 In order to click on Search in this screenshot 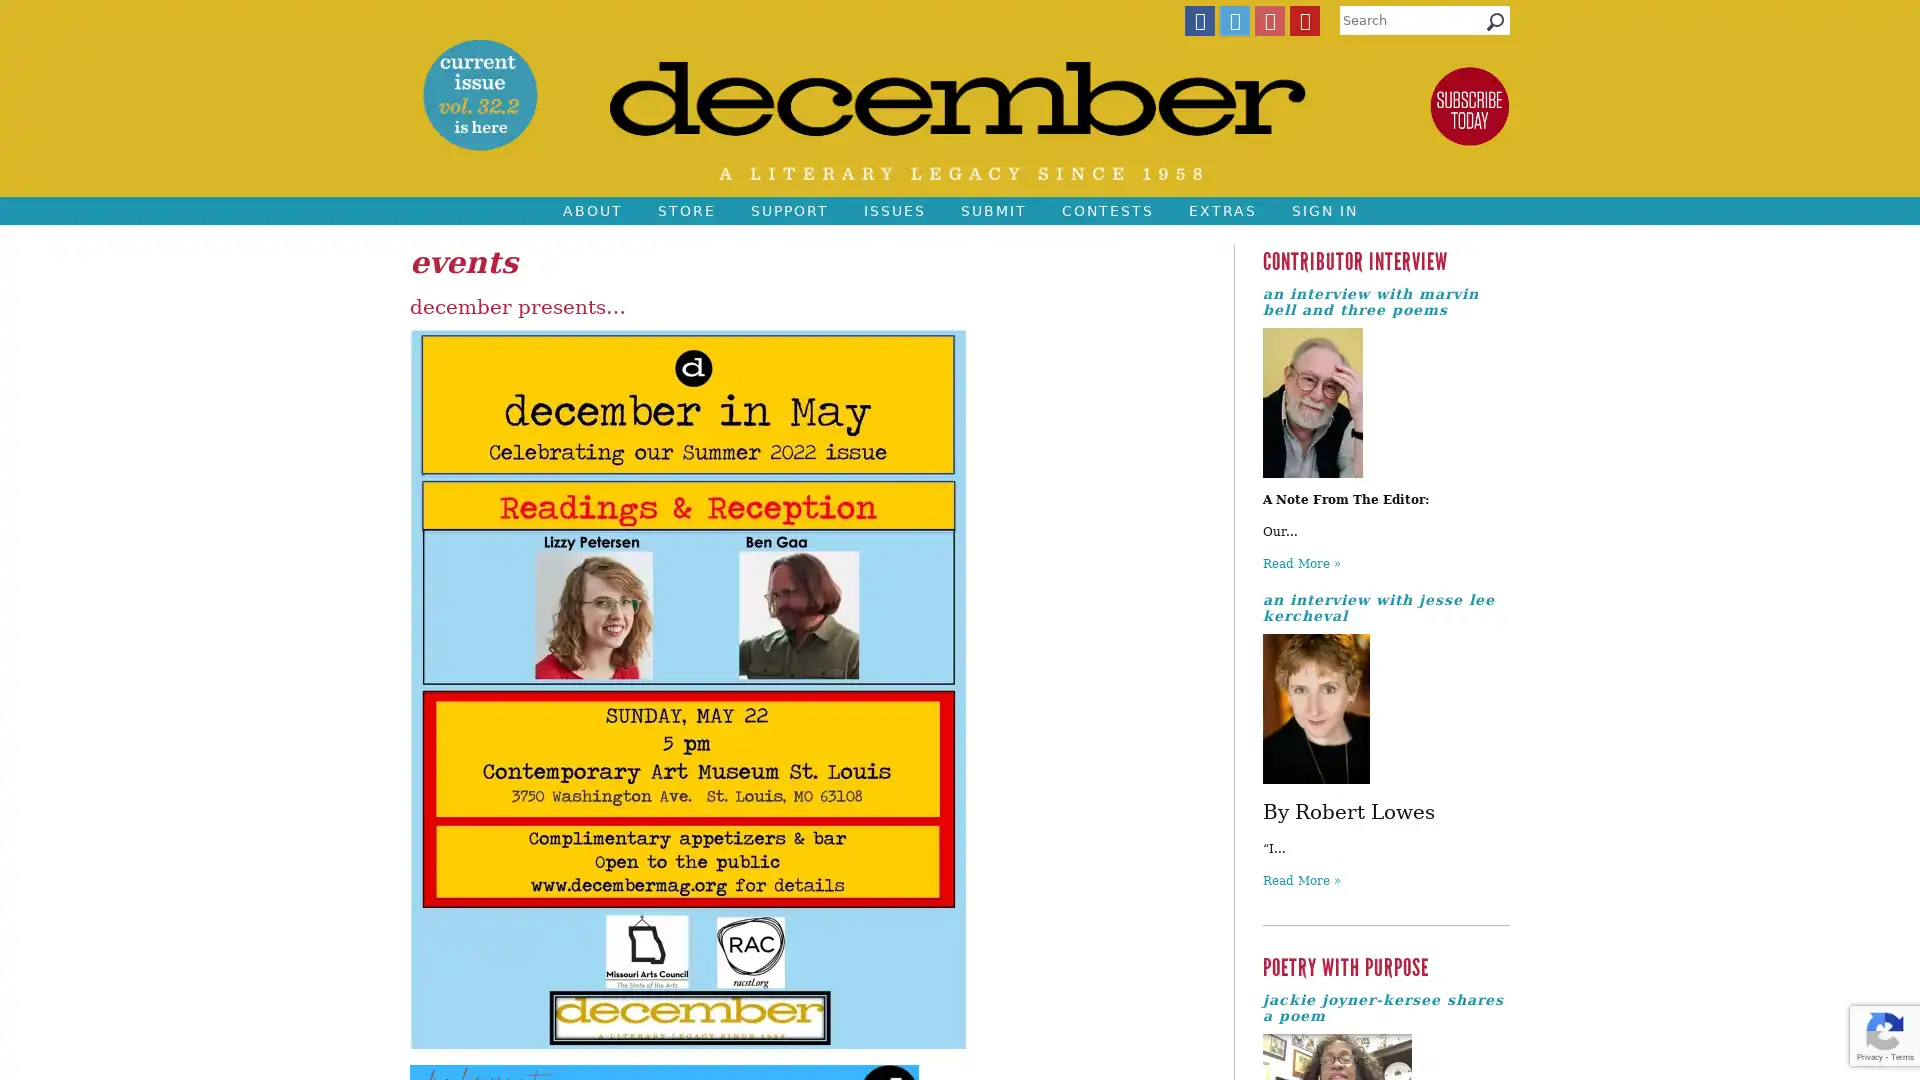, I will do `click(1495, 26)`.